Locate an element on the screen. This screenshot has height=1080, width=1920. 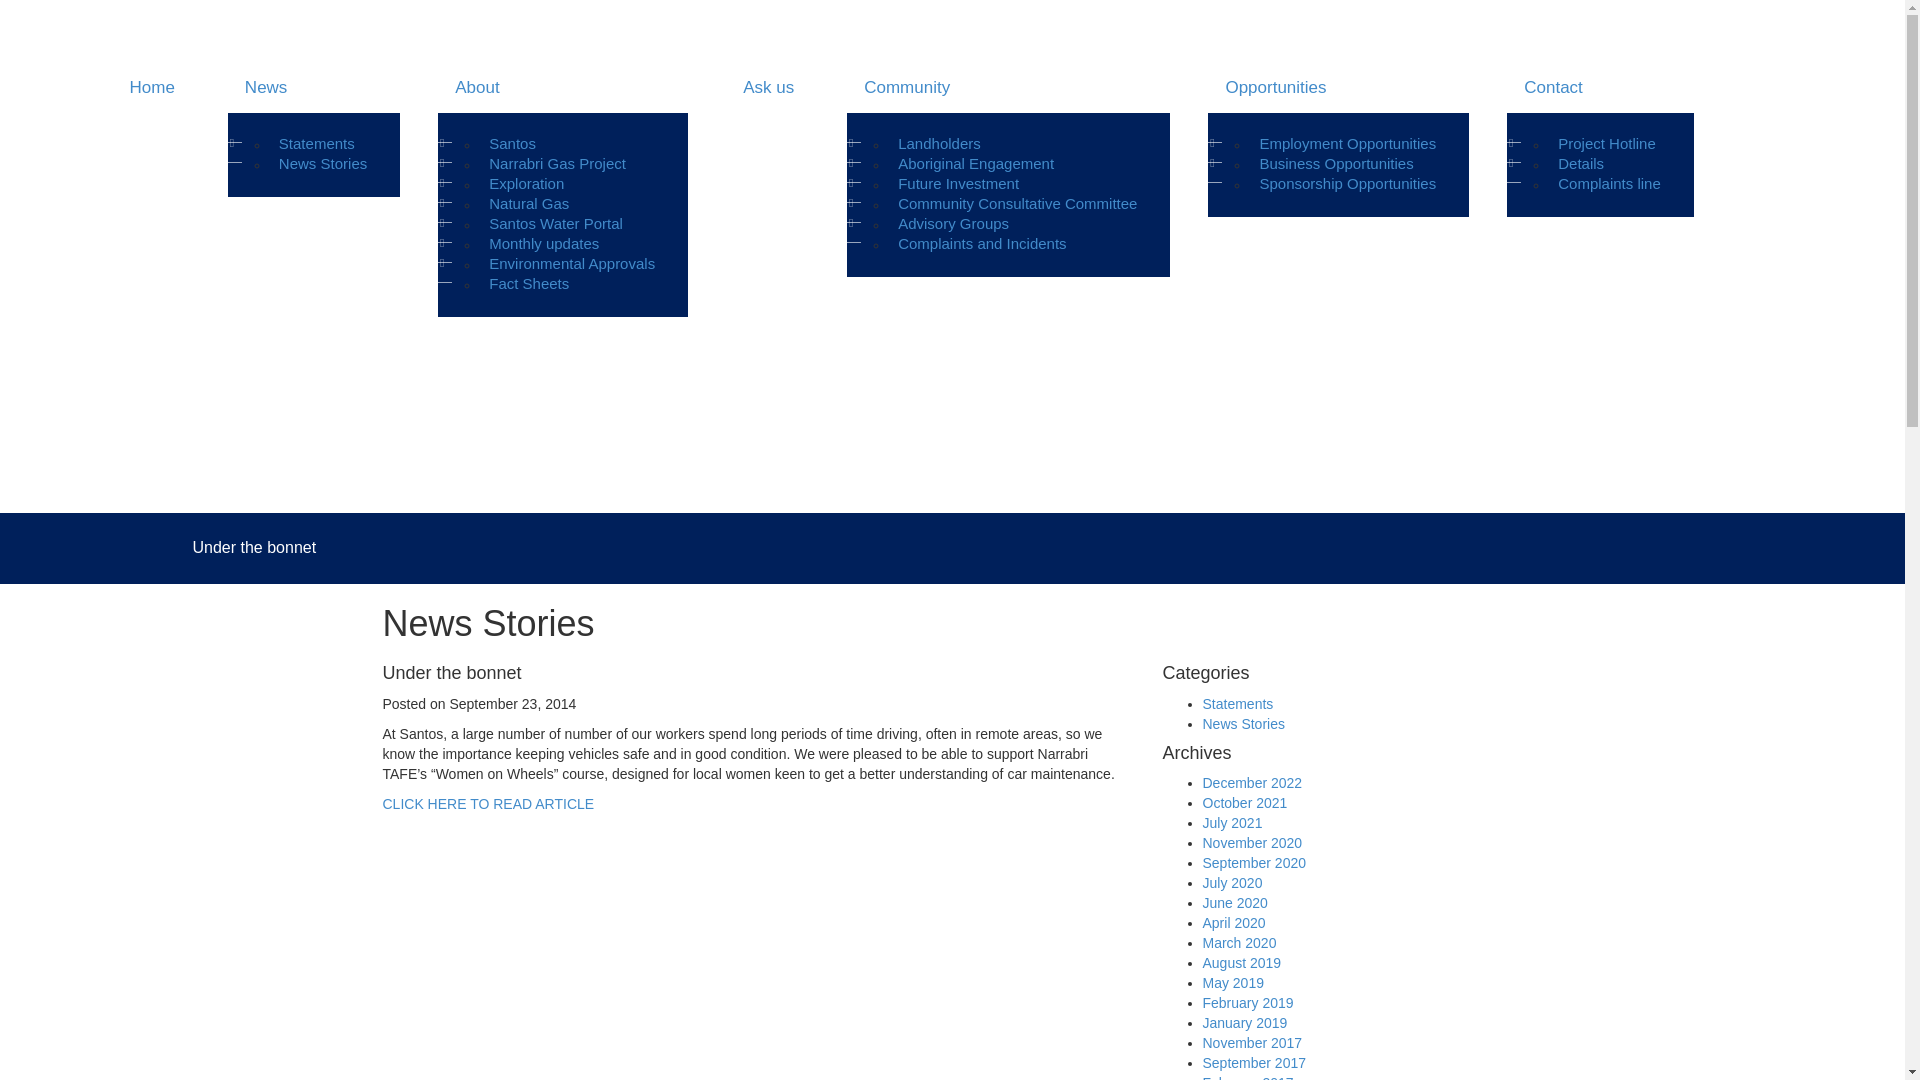
'September 2020' is located at coordinates (1252, 862).